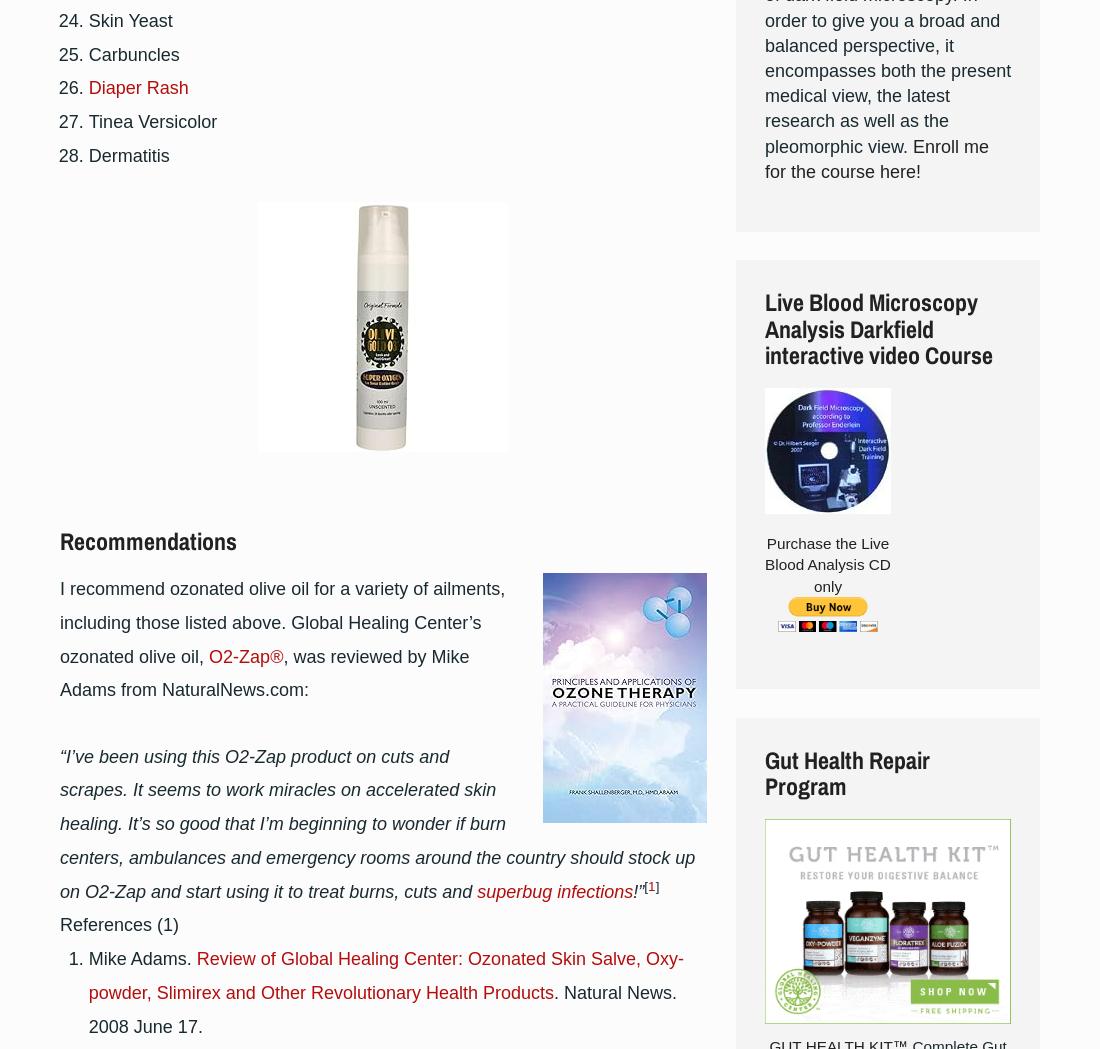 Image resolution: width=1100 pixels, height=1049 pixels. What do you see at coordinates (638, 890) in the screenshot?
I see `'!”'` at bounding box center [638, 890].